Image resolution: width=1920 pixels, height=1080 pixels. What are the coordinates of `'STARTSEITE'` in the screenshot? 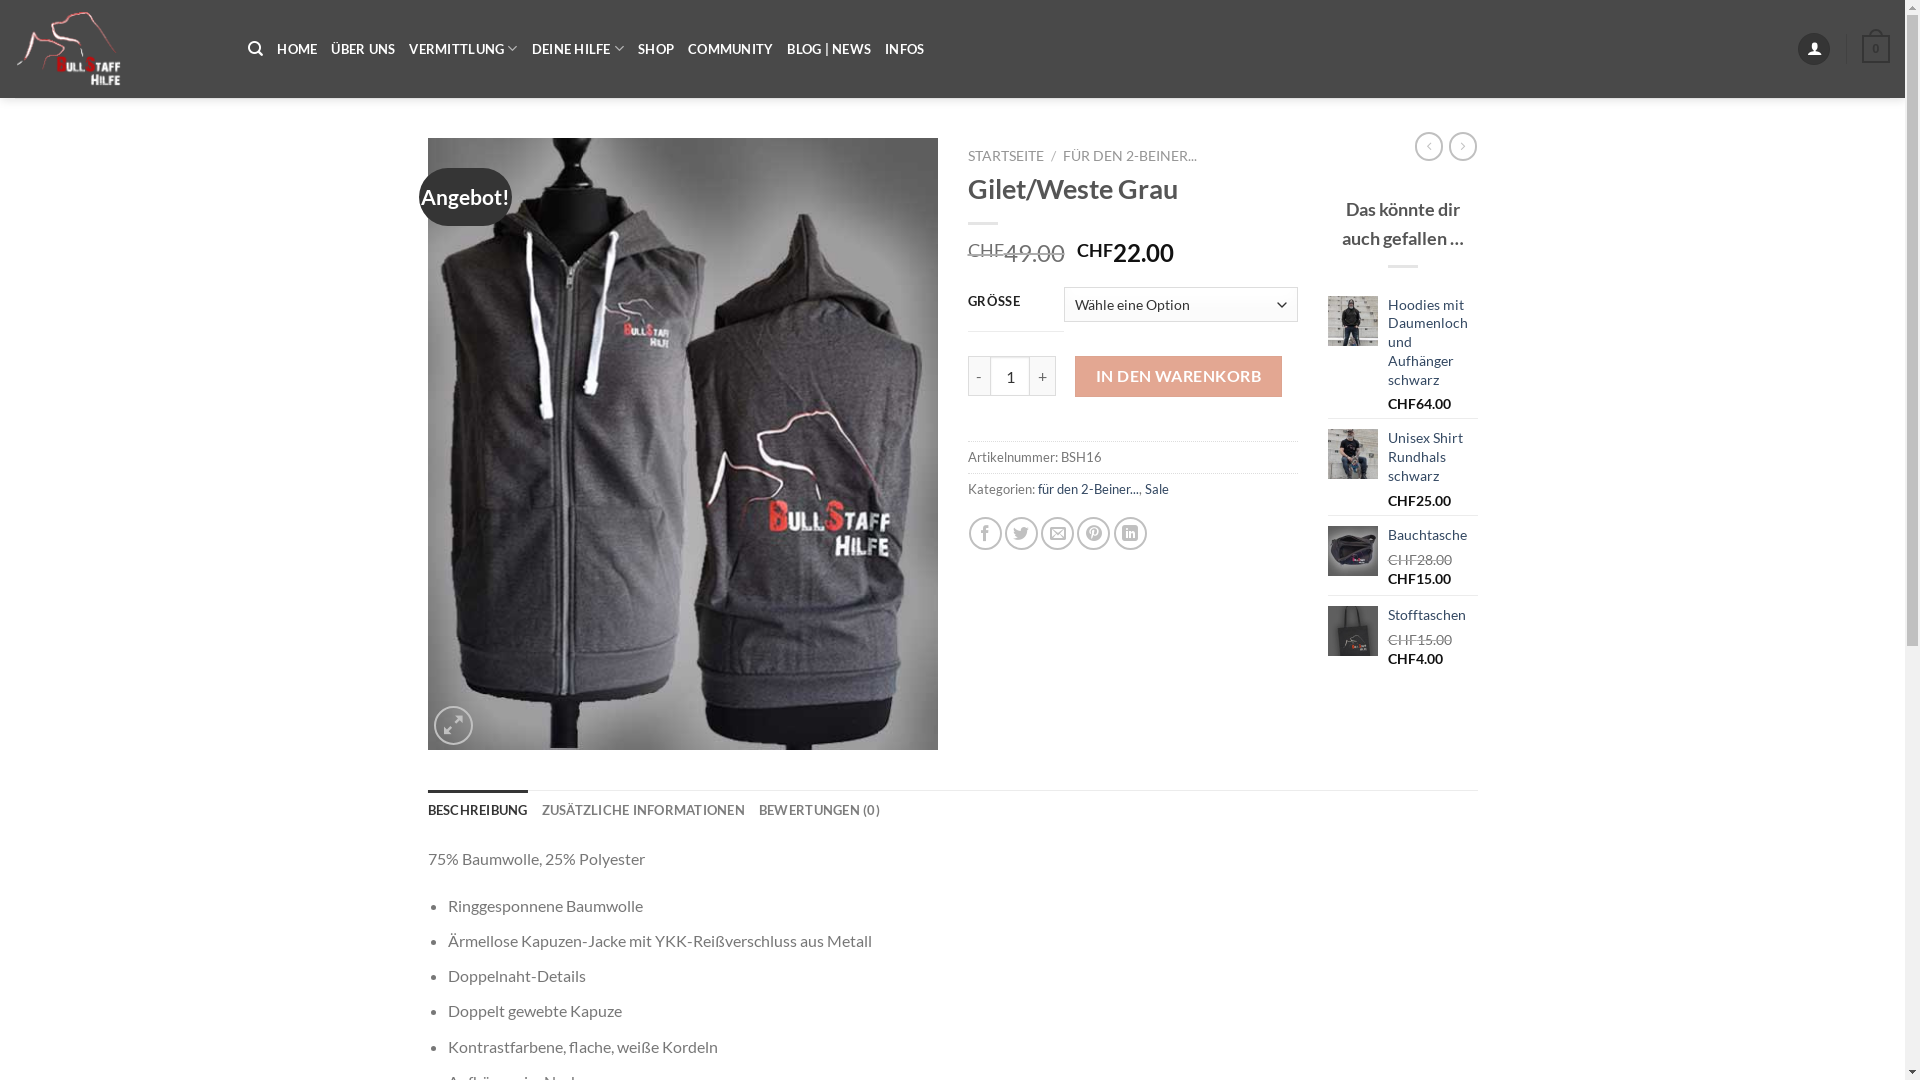 It's located at (1006, 154).